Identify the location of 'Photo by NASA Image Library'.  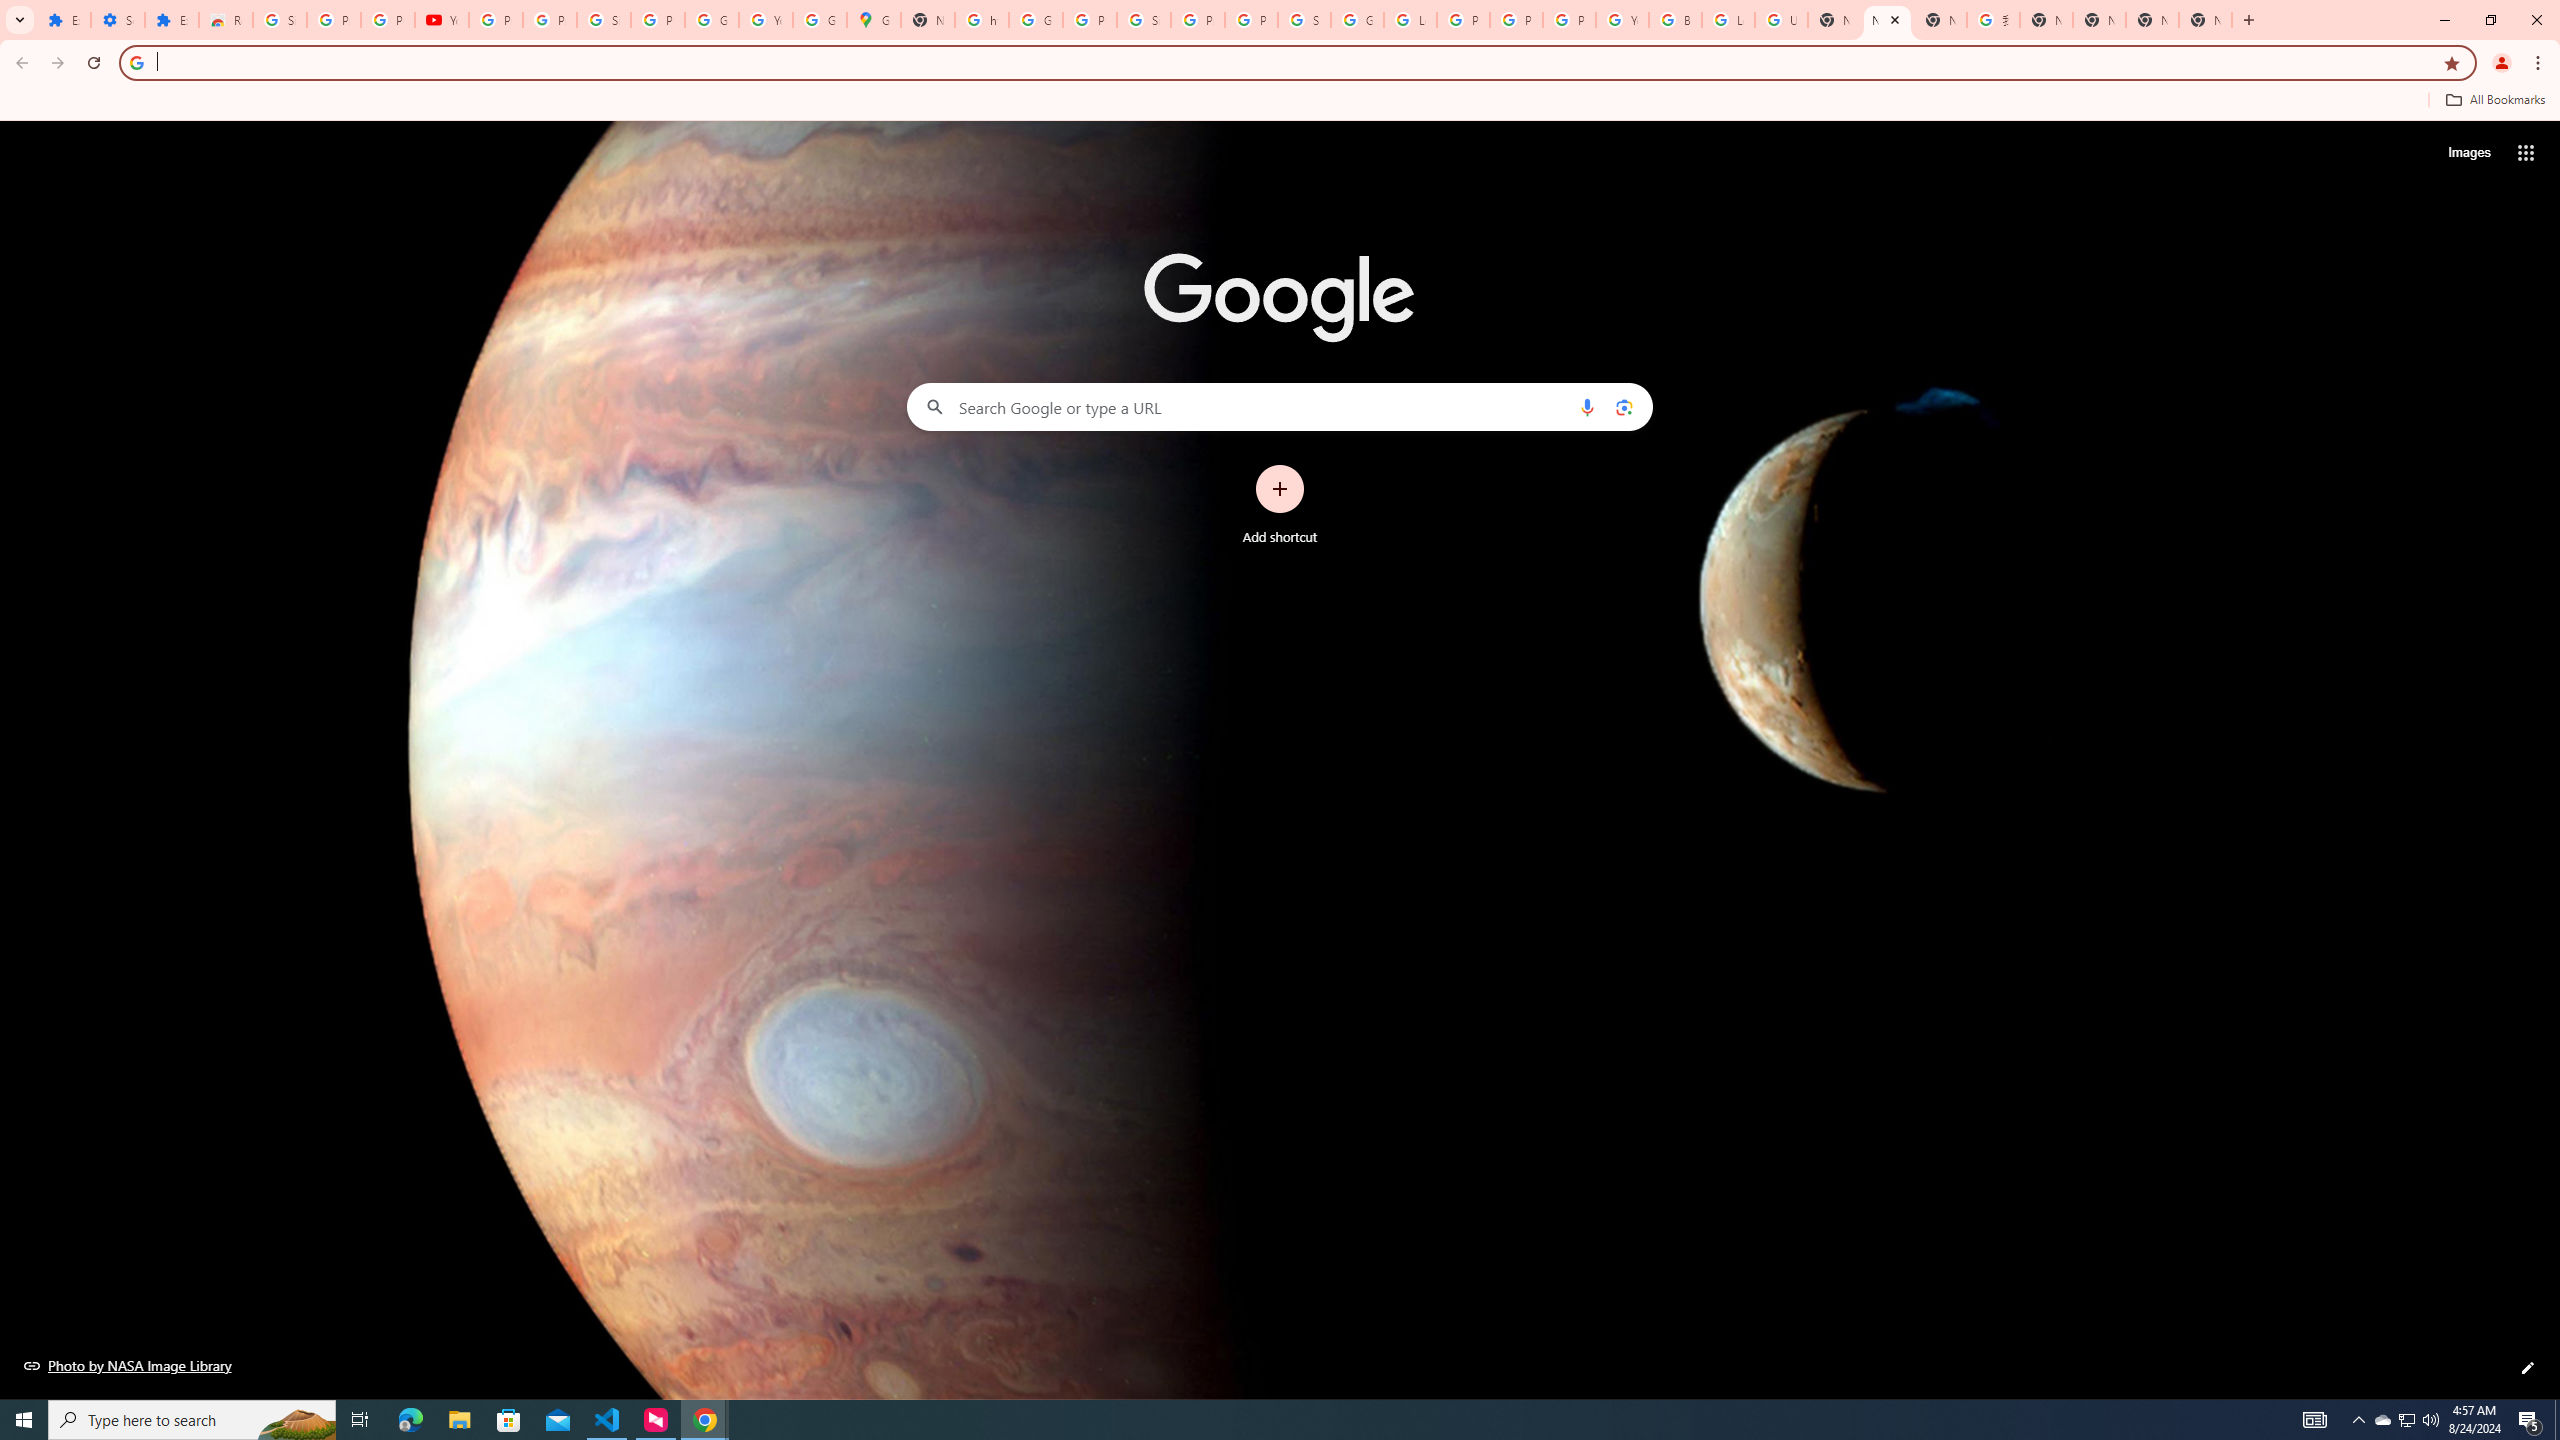
(127, 1364).